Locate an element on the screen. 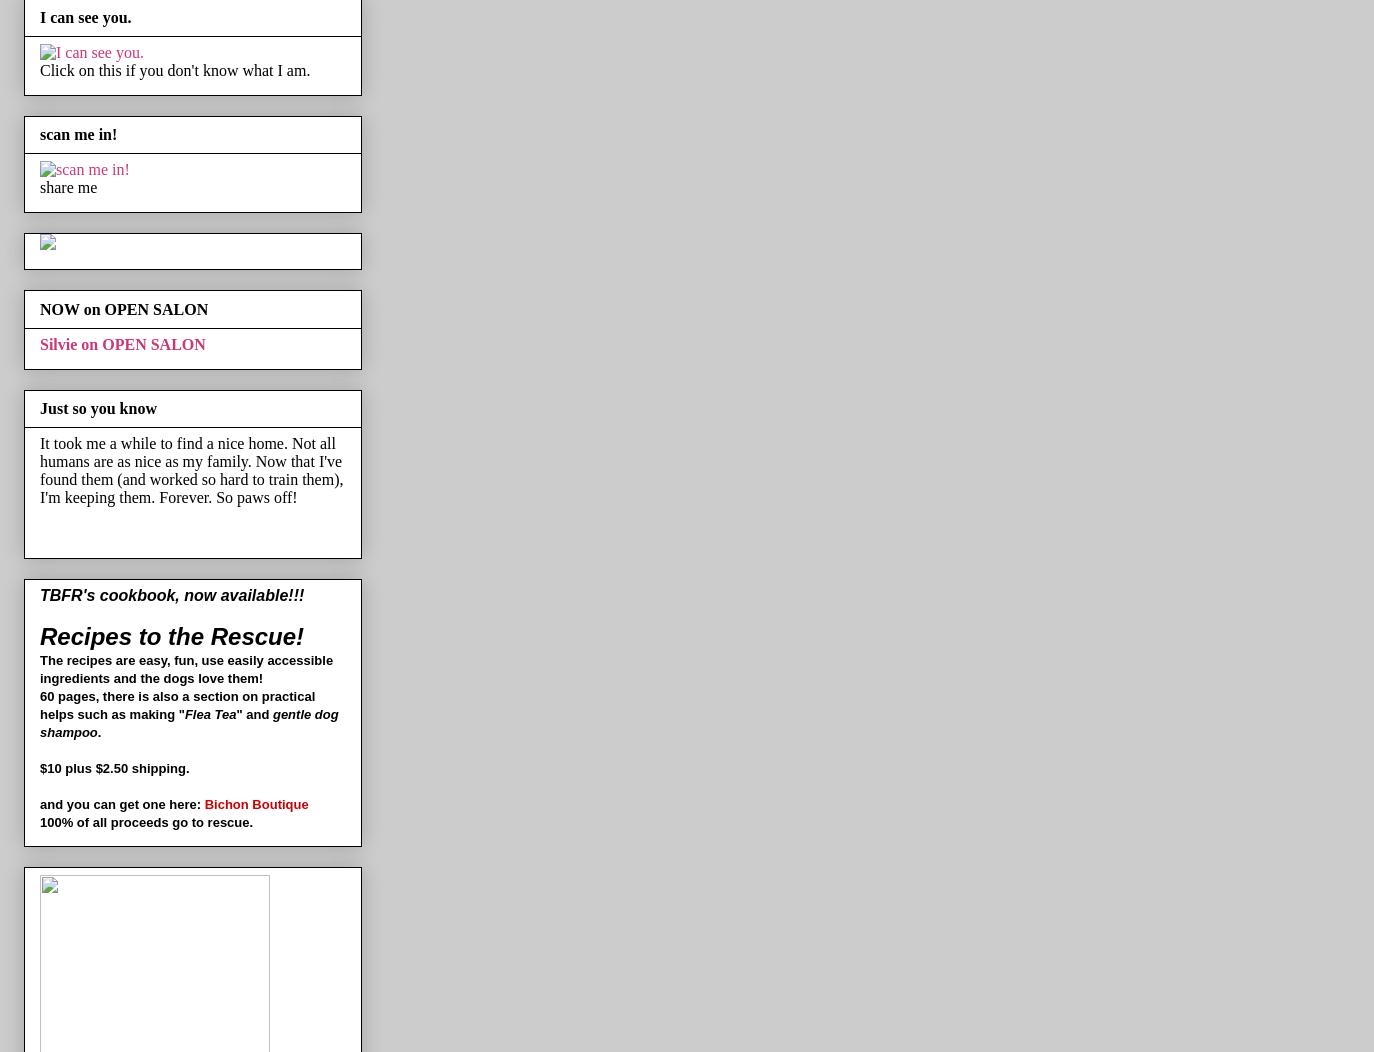 The image size is (1374, 1052). 'The recipes are easy, fun, use easily accessible ingredients and the dogs love them!' is located at coordinates (185, 668).